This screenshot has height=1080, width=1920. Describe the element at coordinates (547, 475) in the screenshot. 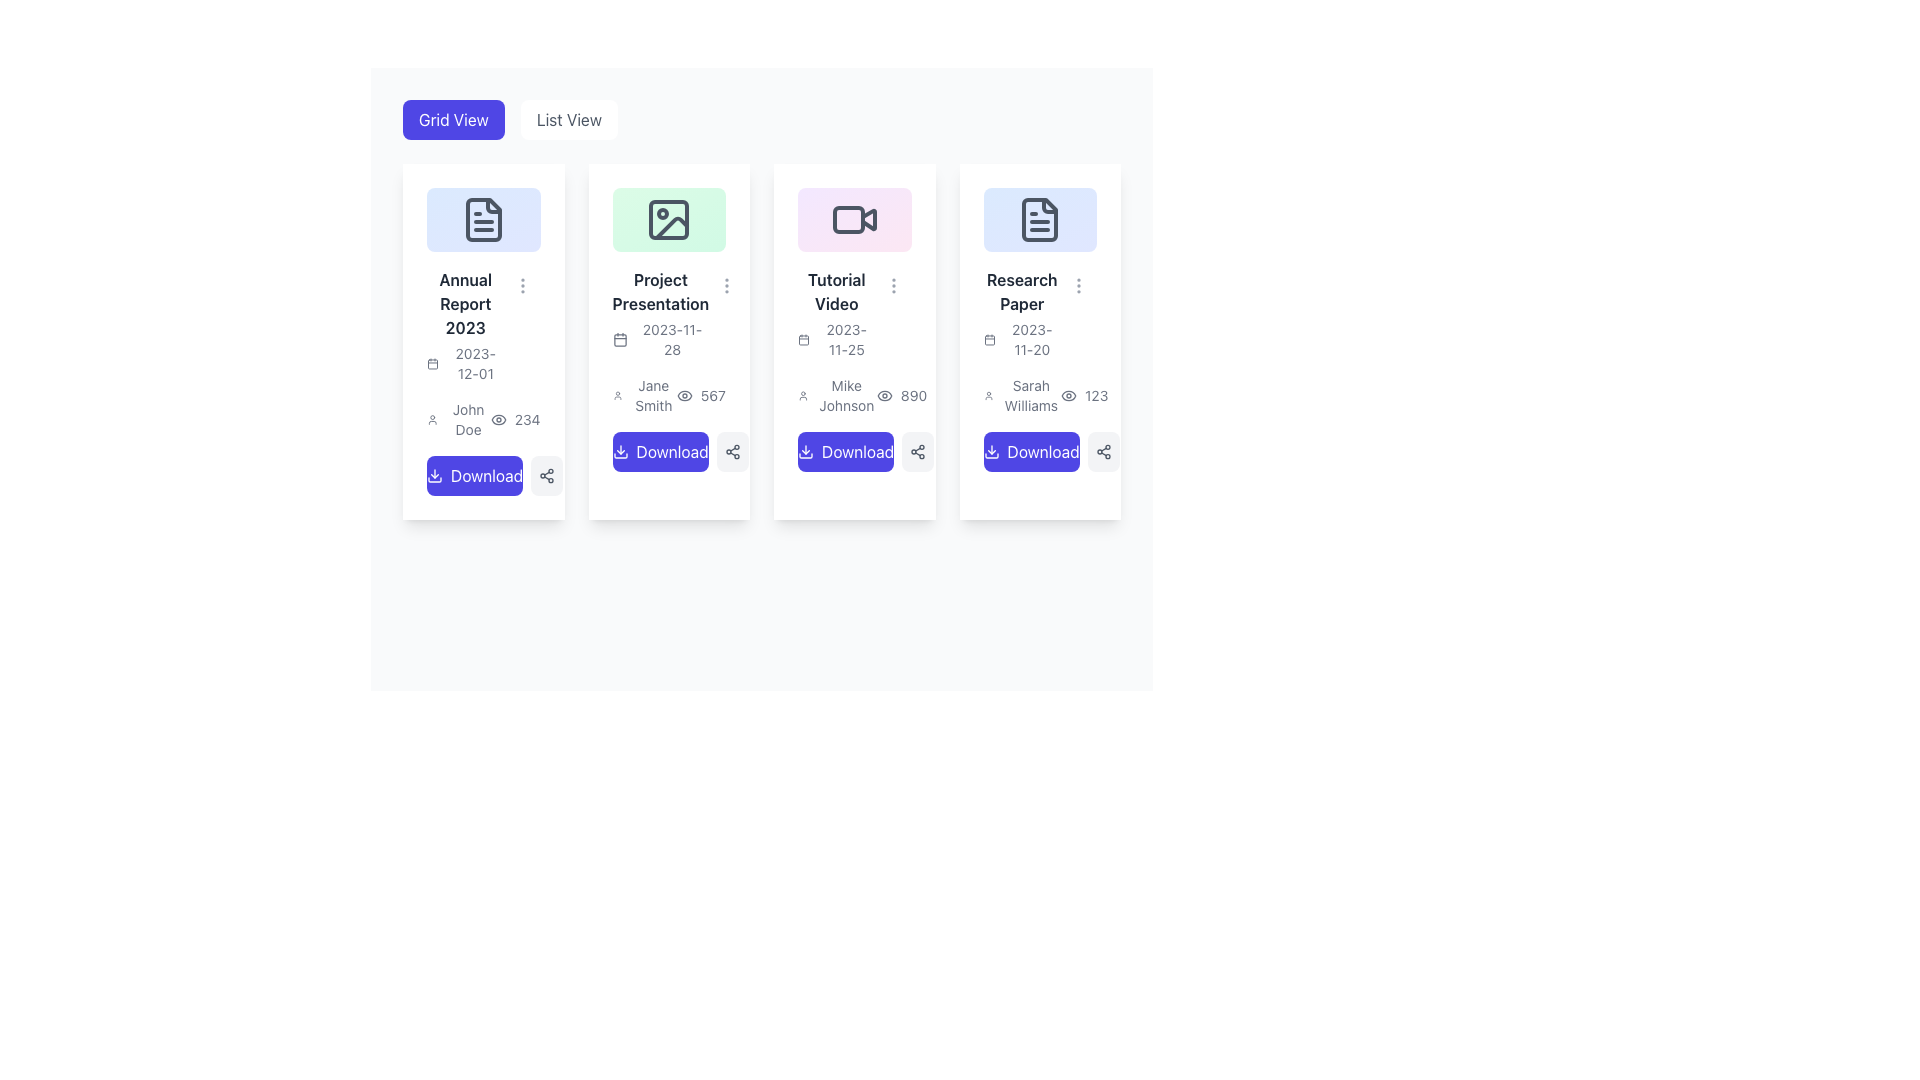

I see `the share button located to the immediate right of the 'Download' button within the 'Annual Report 2023' card` at that location.